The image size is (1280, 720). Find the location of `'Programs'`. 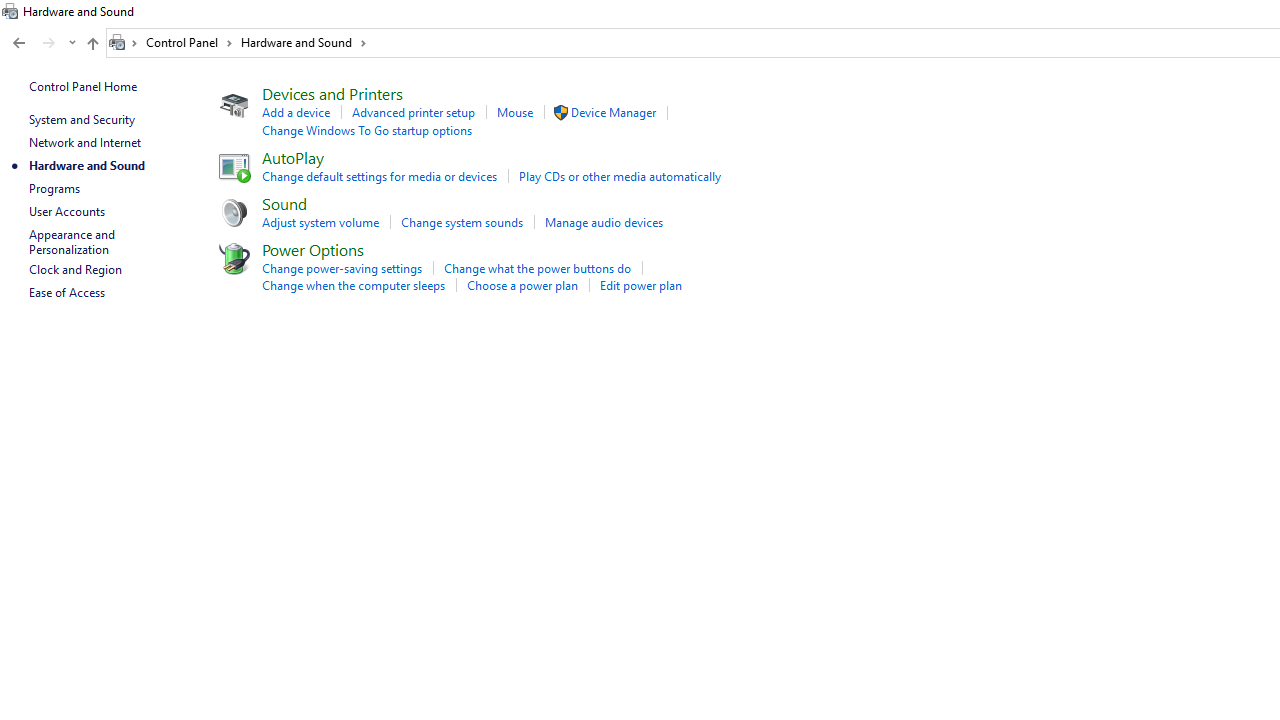

'Programs' is located at coordinates (54, 188).